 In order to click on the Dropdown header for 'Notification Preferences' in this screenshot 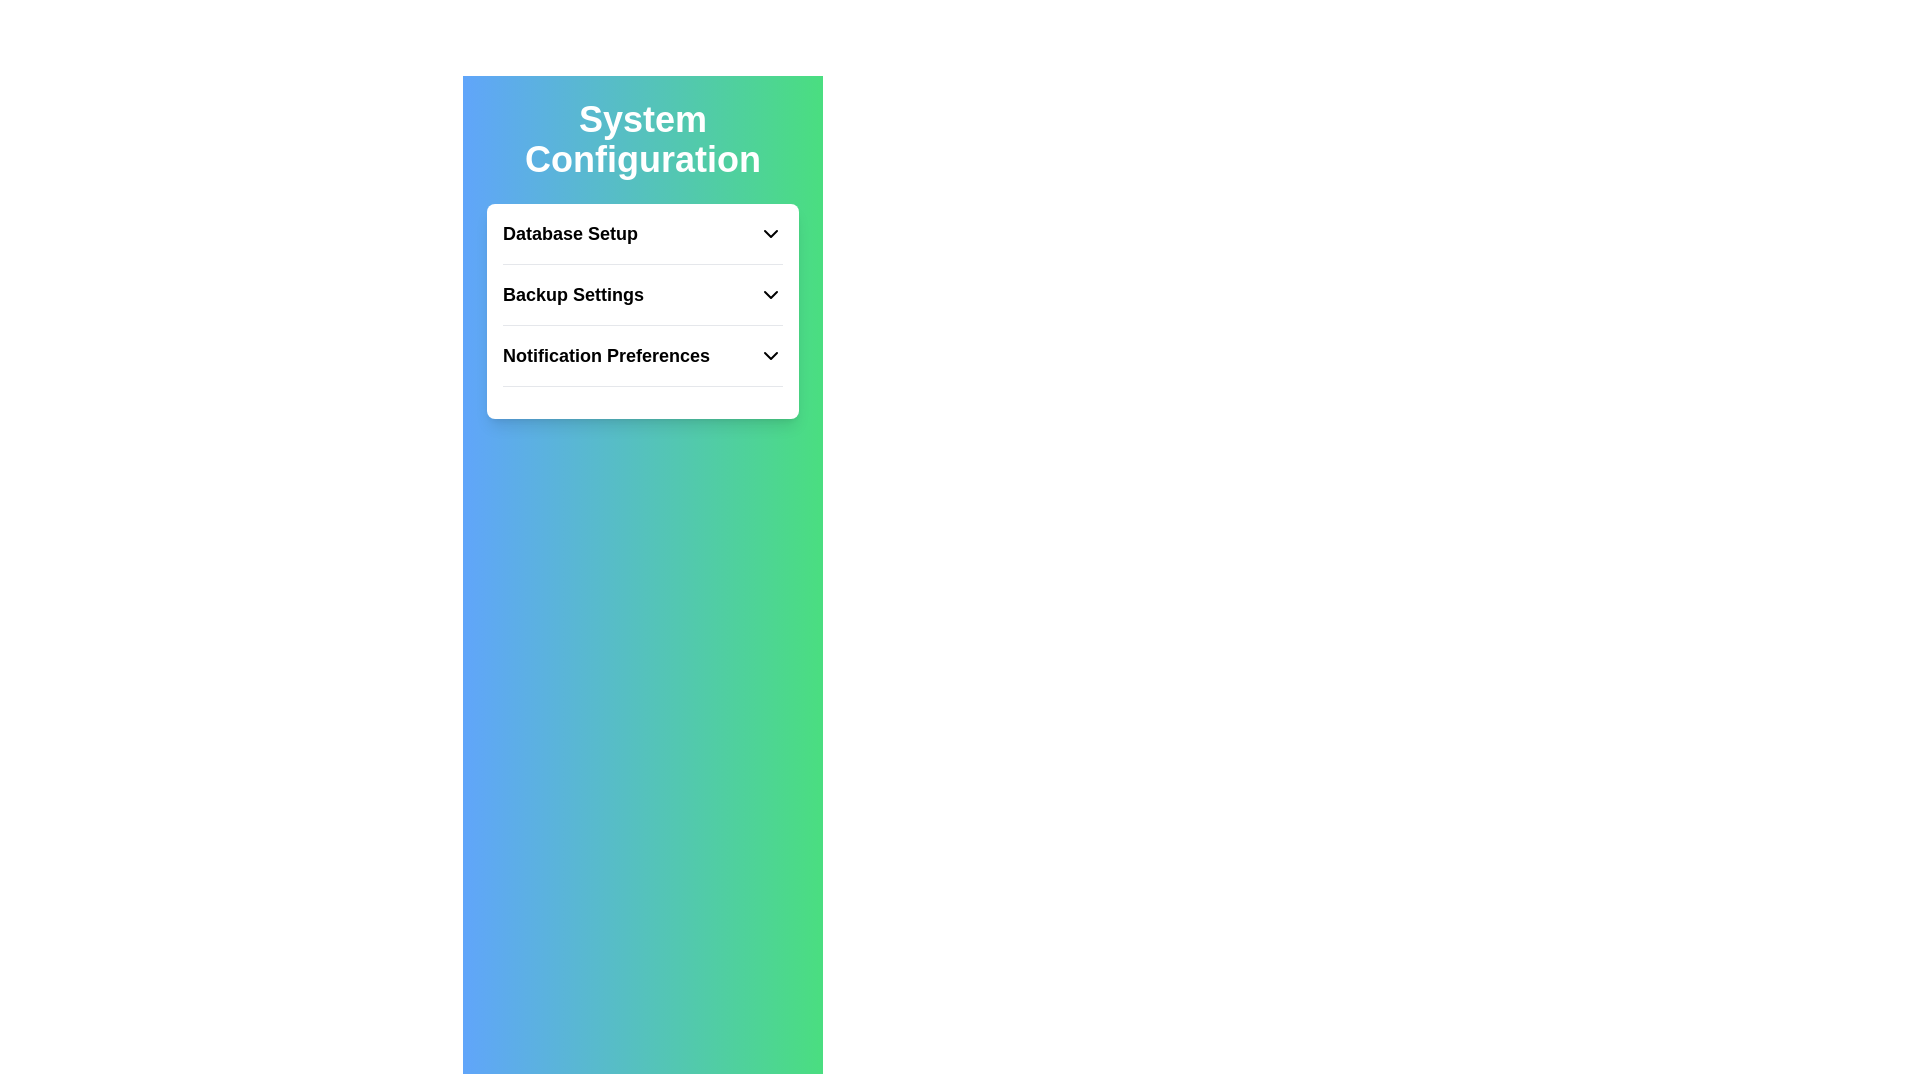, I will do `click(643, 364)`.